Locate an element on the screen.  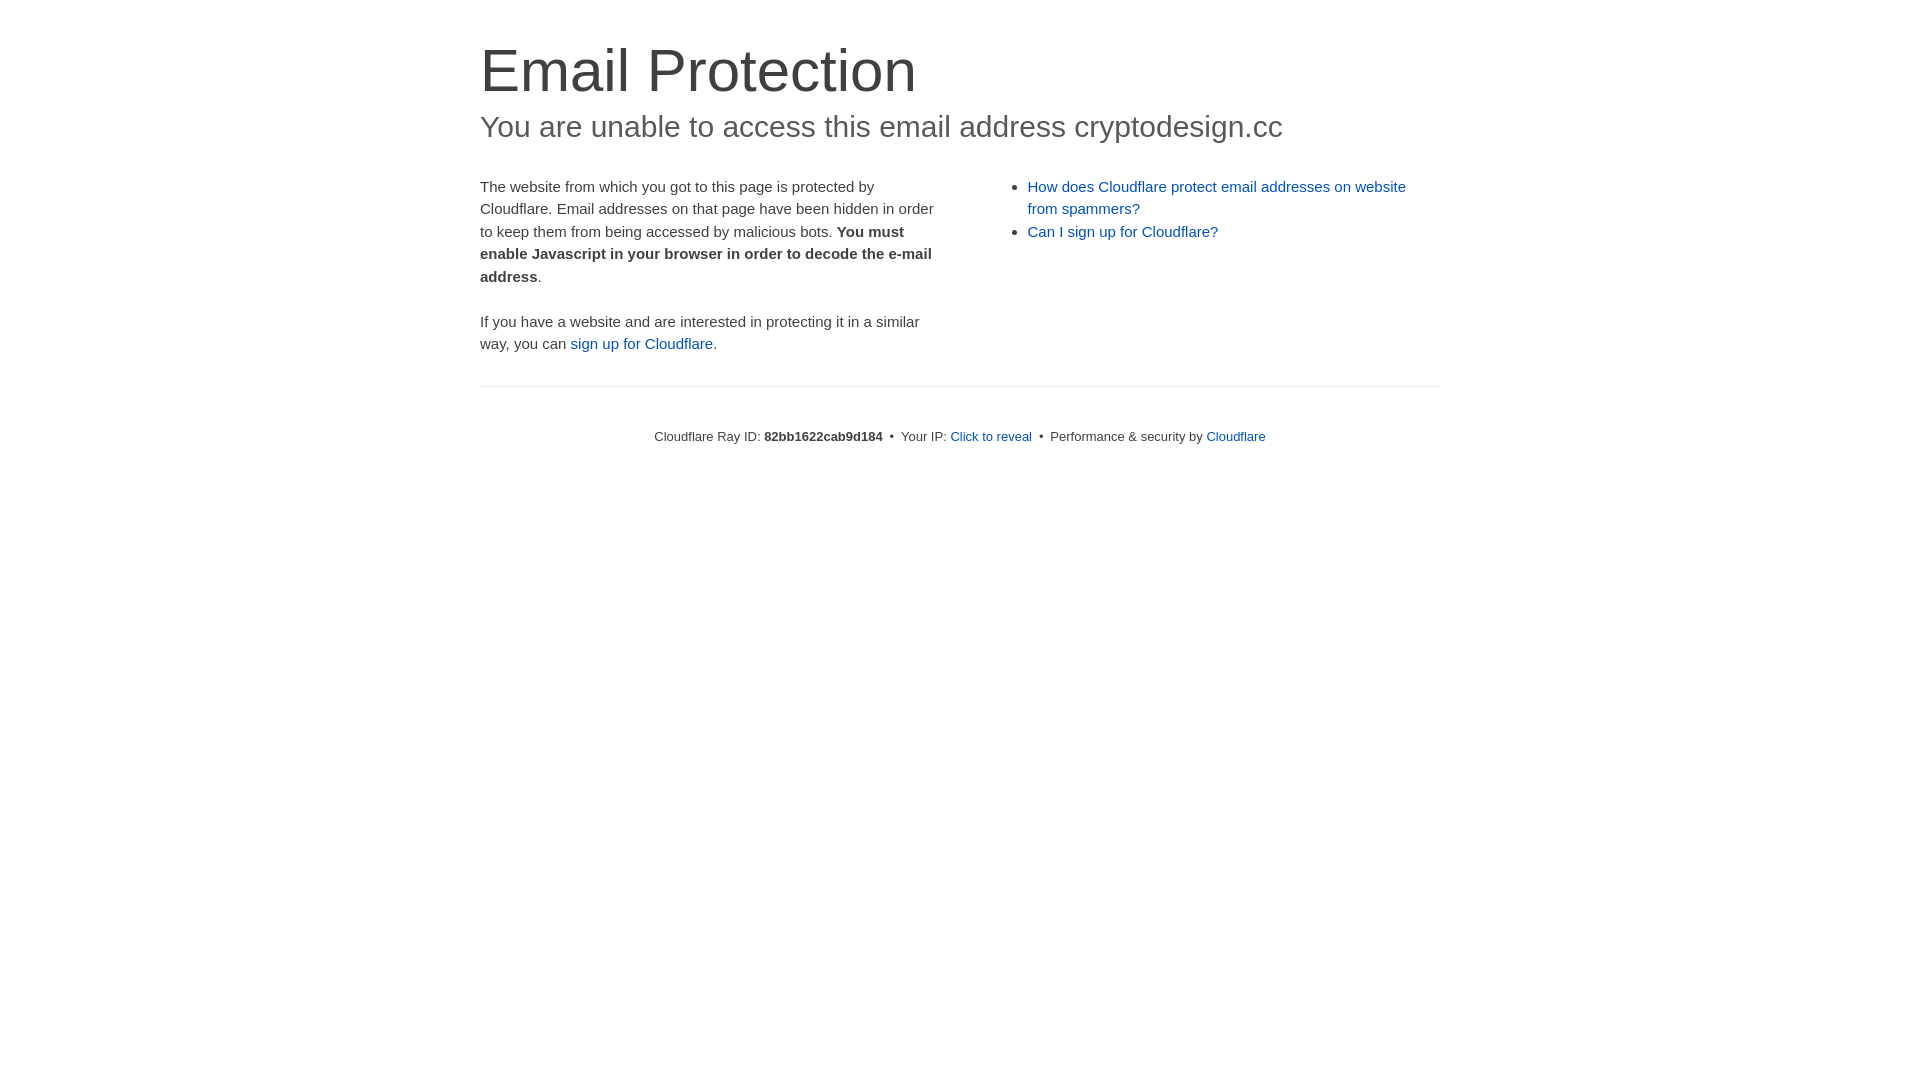
'Cloudflare' is located at coordinates (1234, 435).